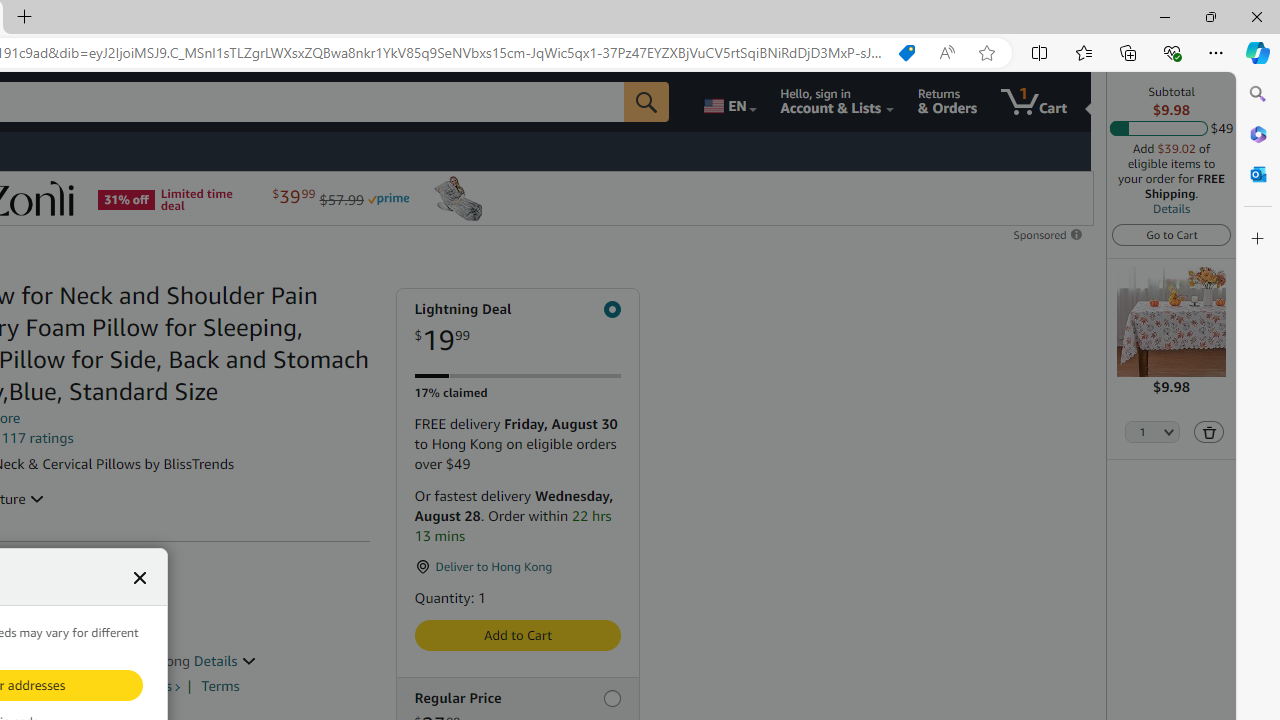 The height and width of the screenshot is (720, 1280). What do you see at coordinates (946, 101) in the screenshot?
I see `'Returns & Orders'` at bounding box center [946, 101].